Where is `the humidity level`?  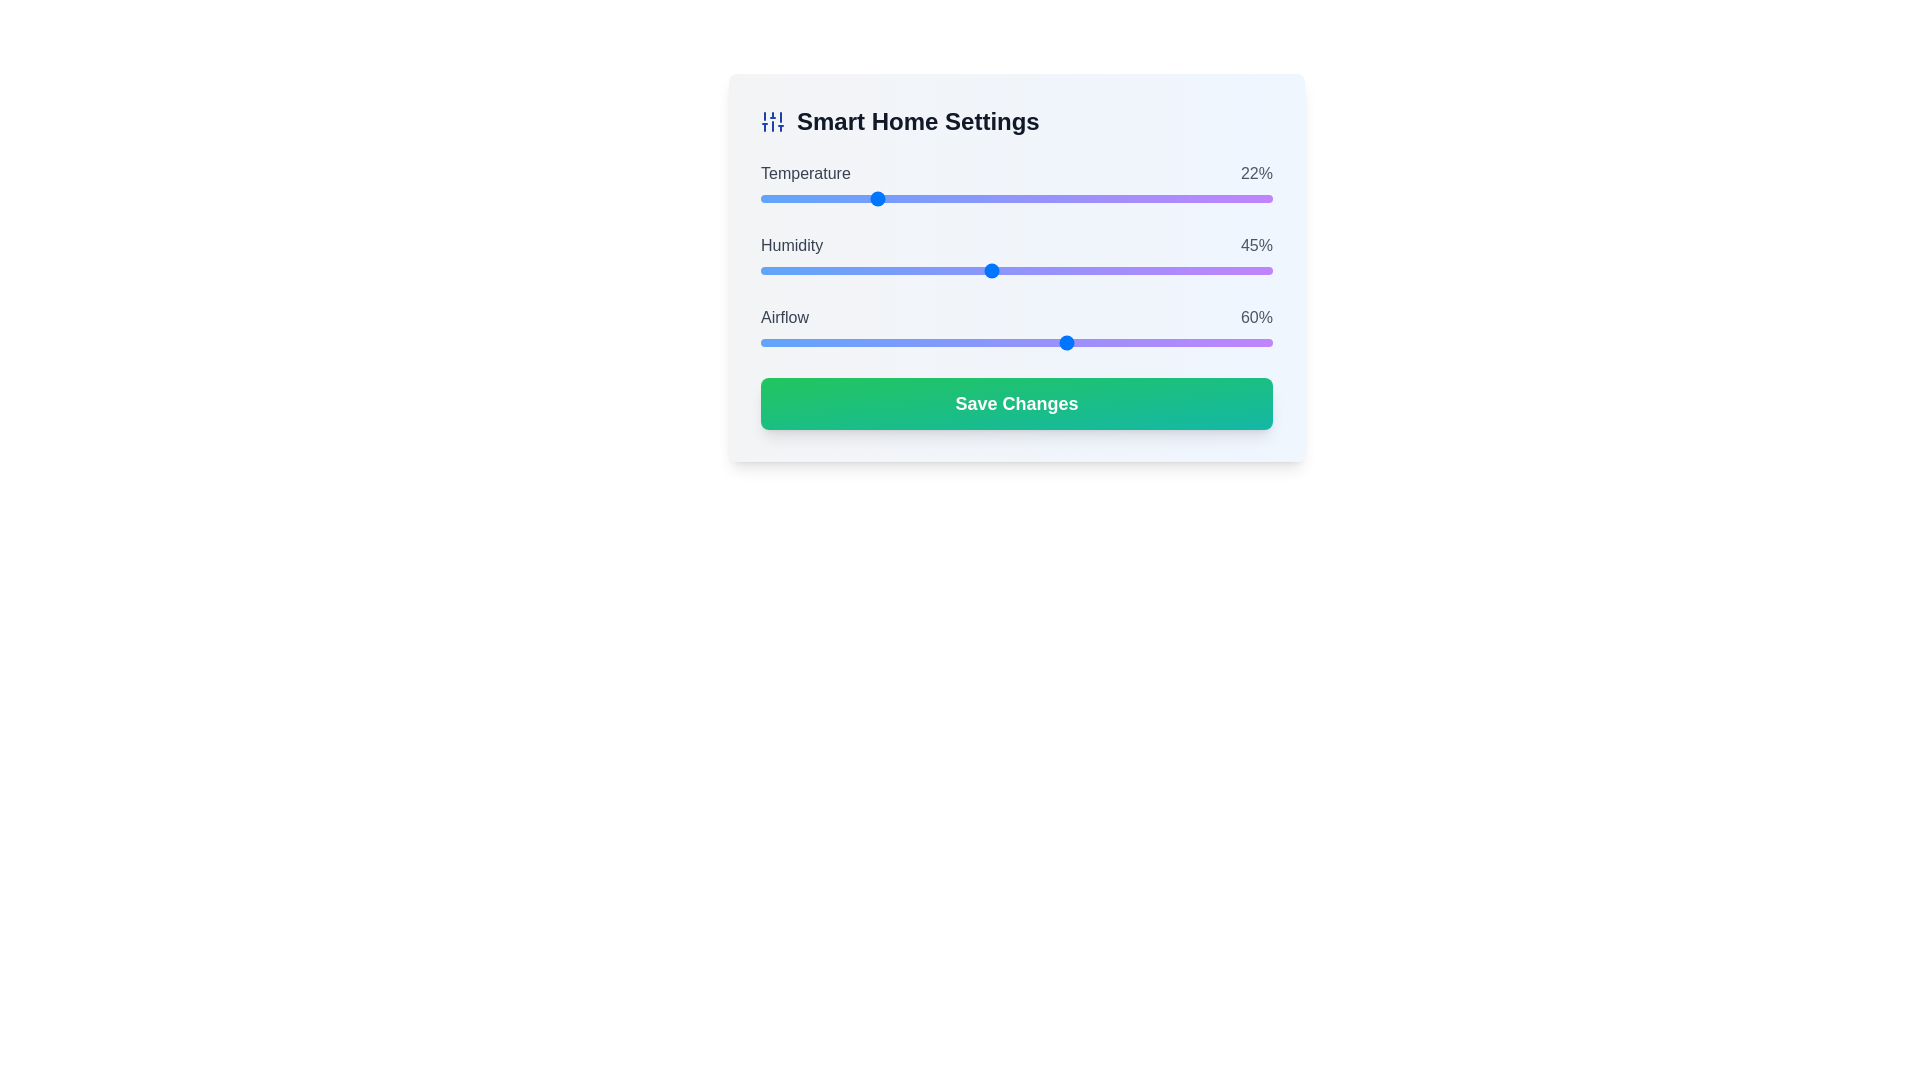
the humidity level is located at coordinates (1027, 270).